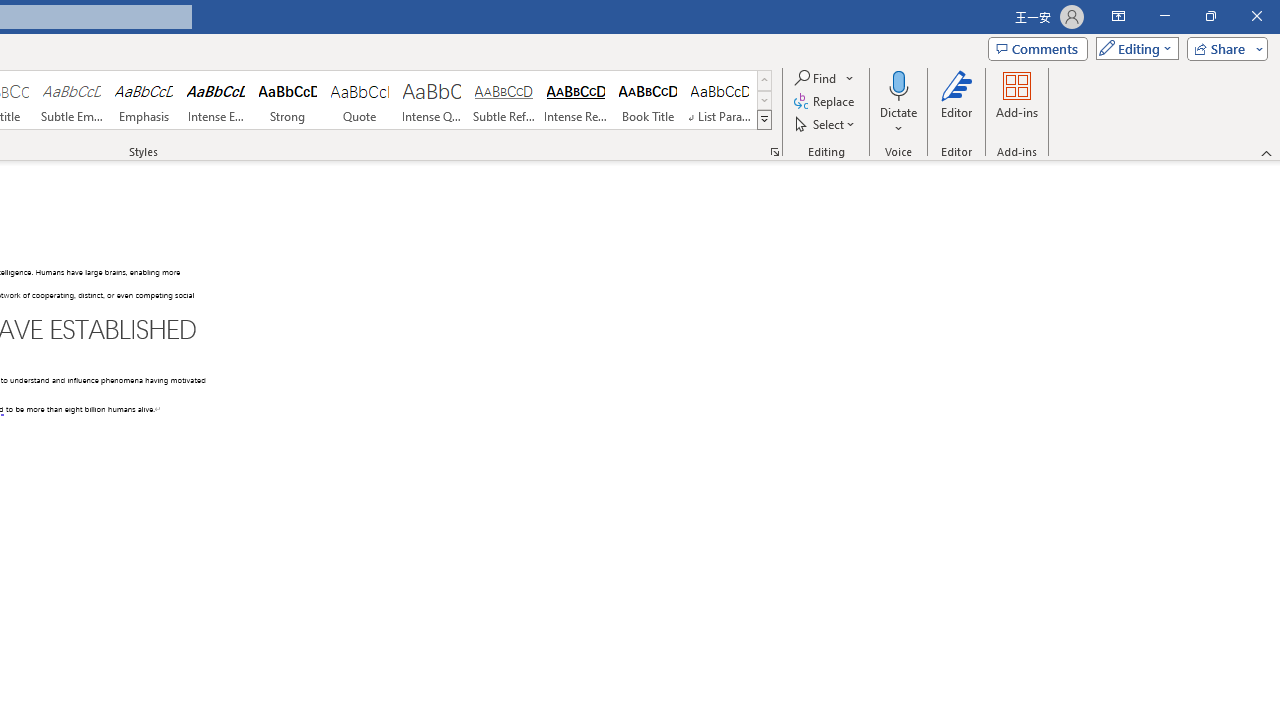  I want to click on 'Subtle Emphasis', so click(71, 100).